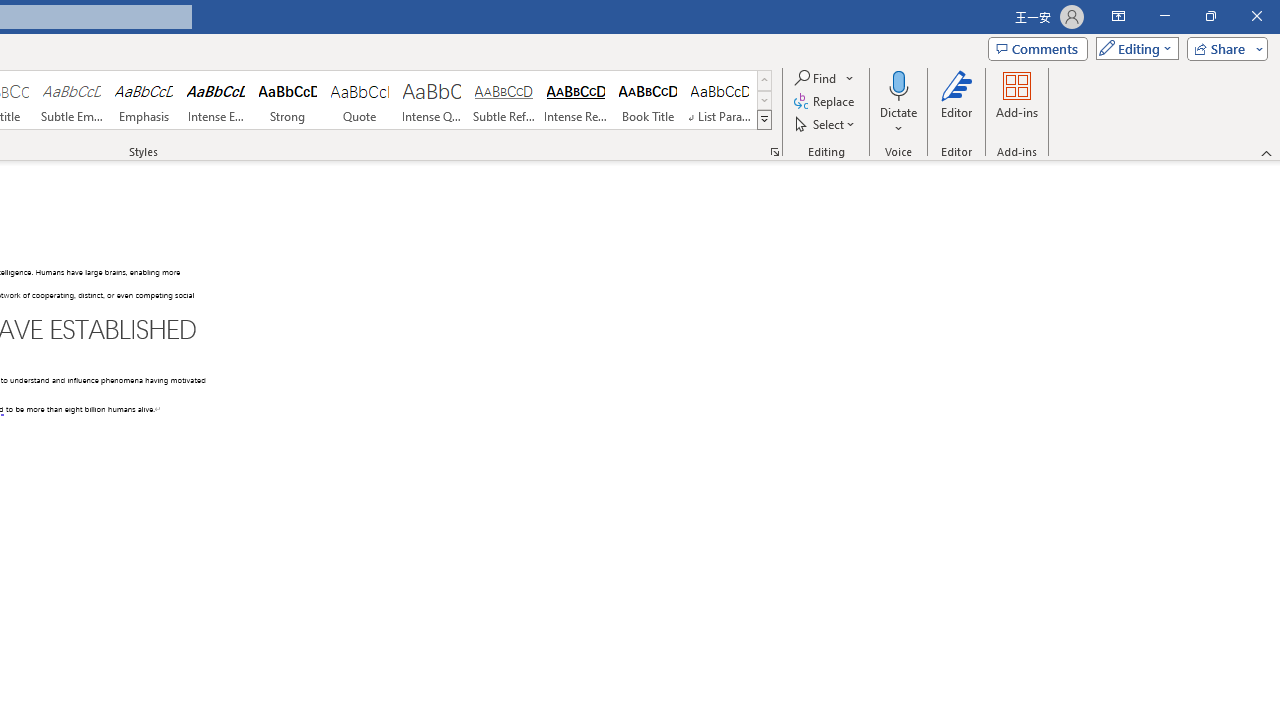  I want to click on 'Subtle Emphasis', so click(71, 100).